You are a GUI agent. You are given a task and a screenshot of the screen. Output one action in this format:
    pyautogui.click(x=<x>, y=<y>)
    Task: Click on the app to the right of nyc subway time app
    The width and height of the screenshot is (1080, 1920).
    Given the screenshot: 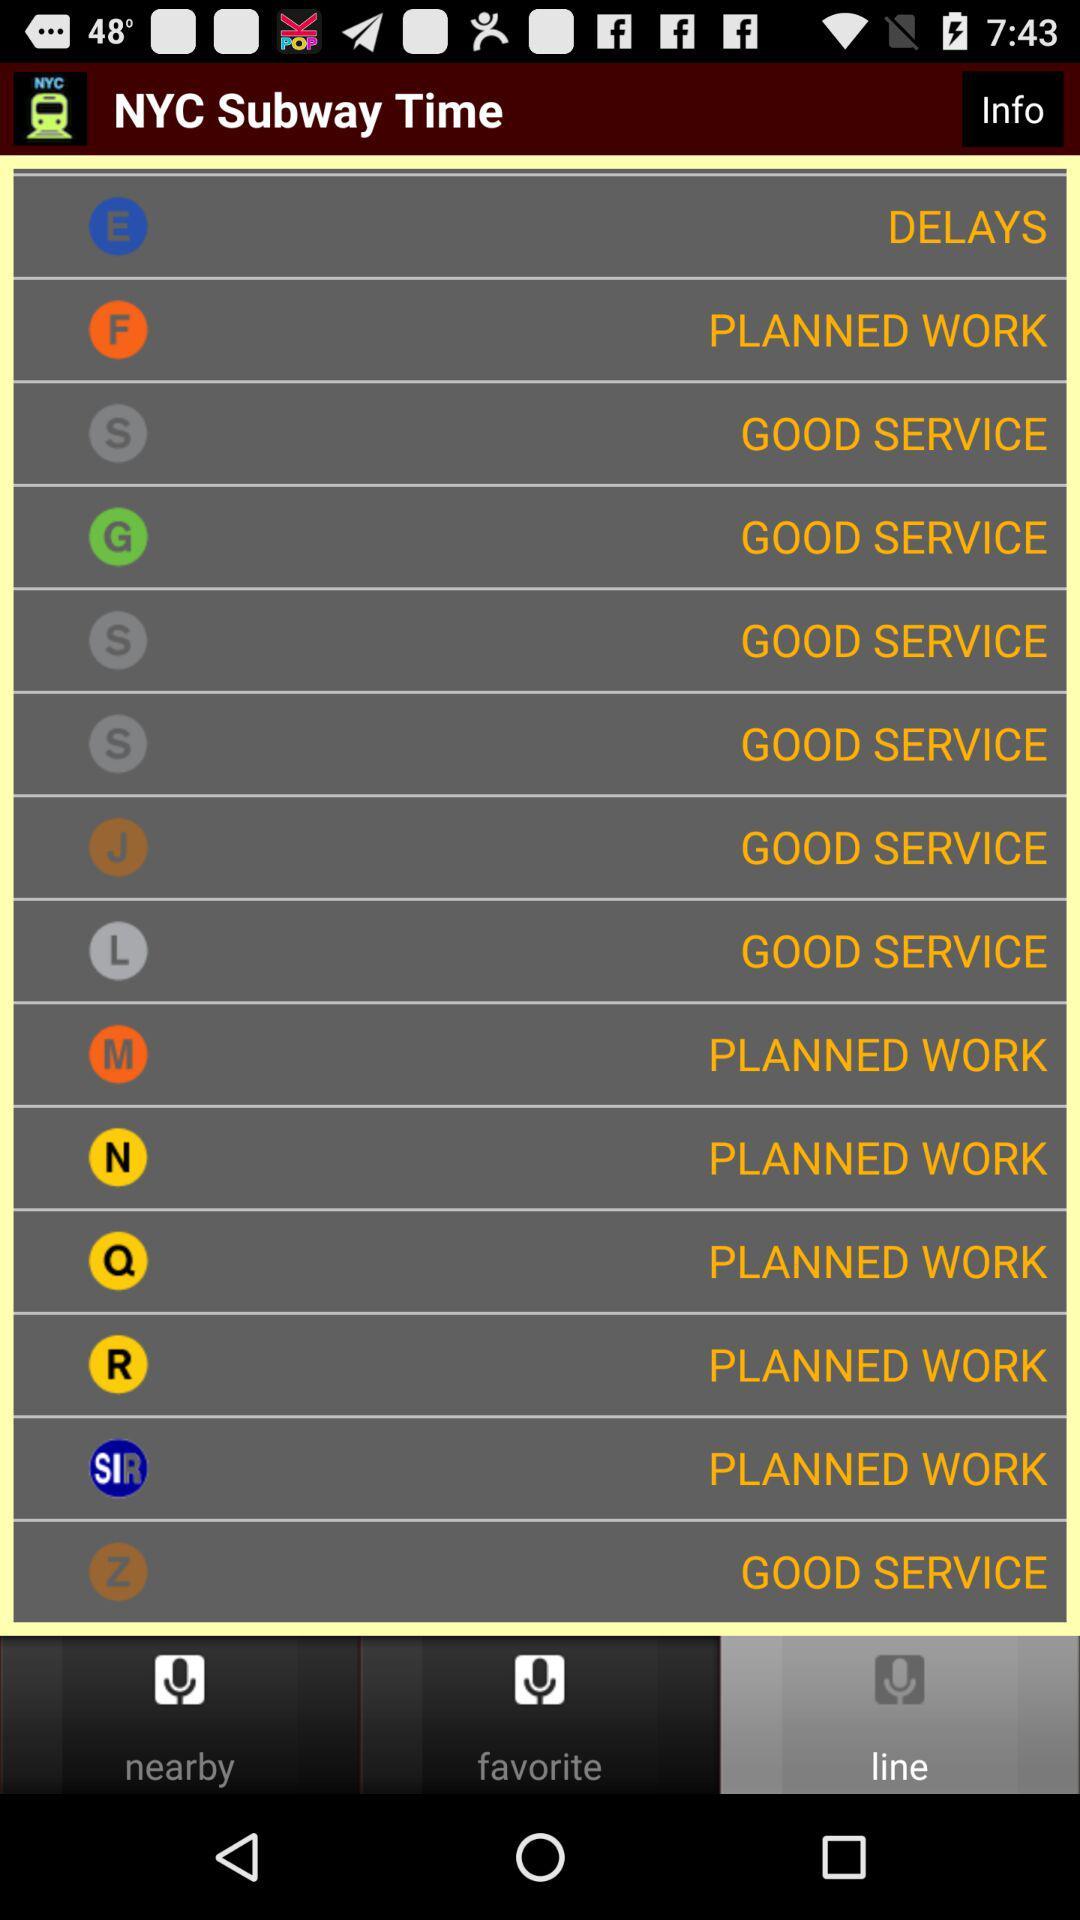 What is the action you would take?
    pyautogui.click(x=1012, y=108)
    